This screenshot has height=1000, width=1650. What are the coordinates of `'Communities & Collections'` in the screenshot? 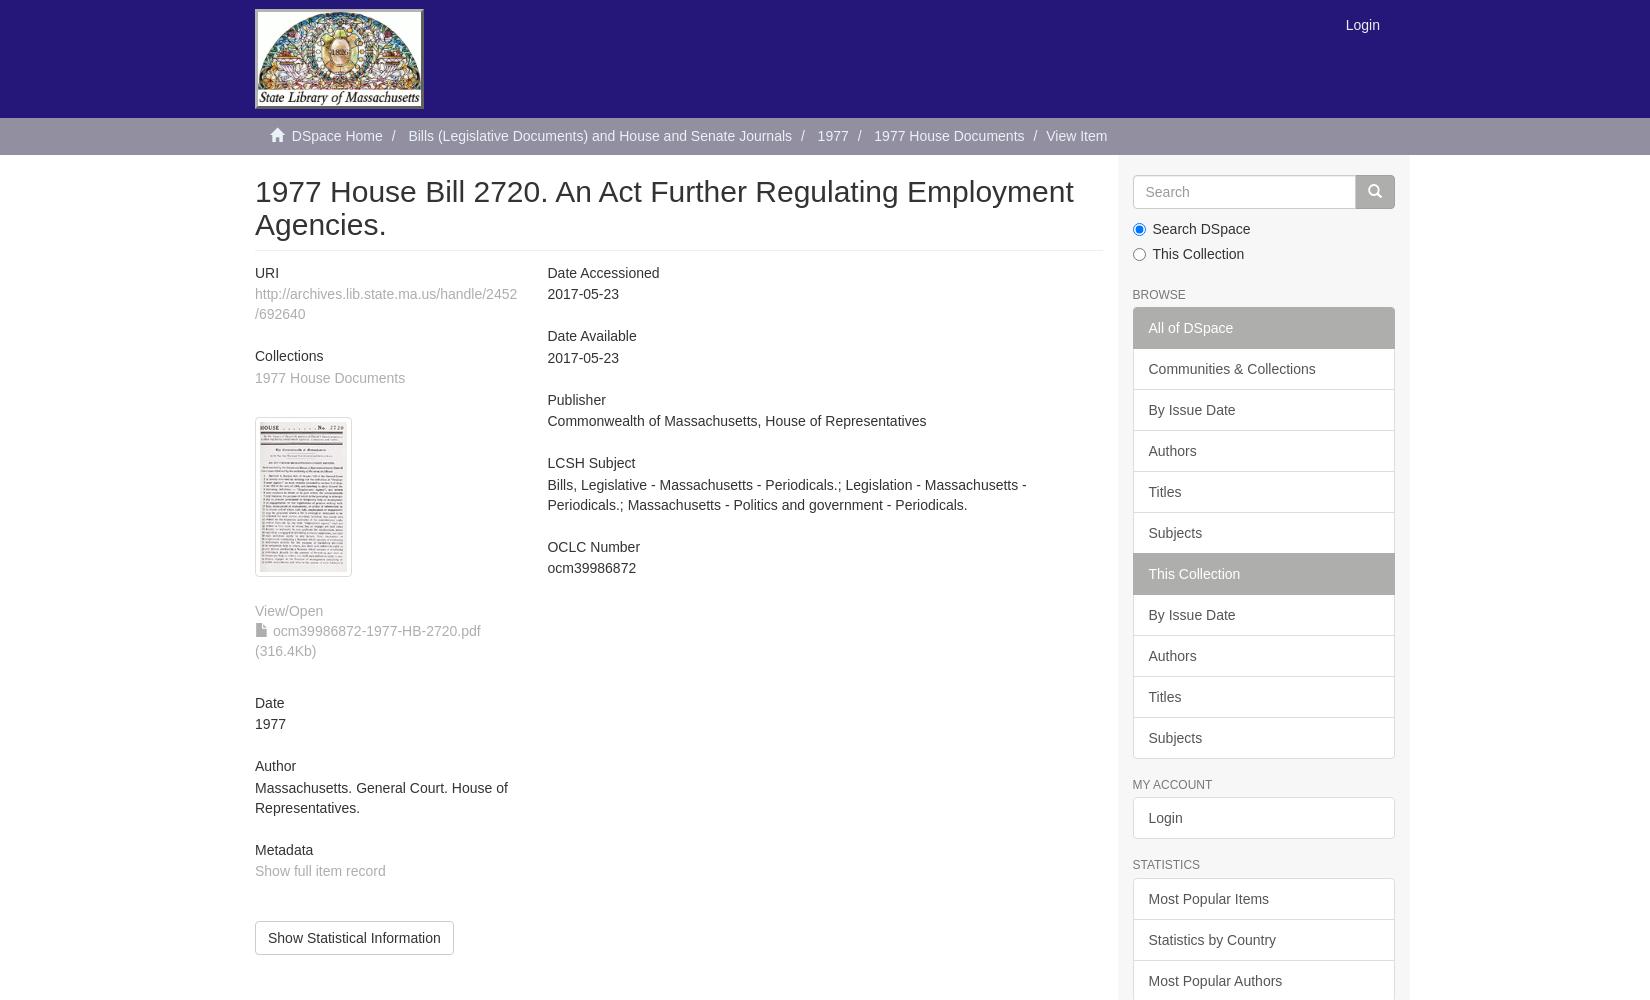 It's located at (1231, 368).